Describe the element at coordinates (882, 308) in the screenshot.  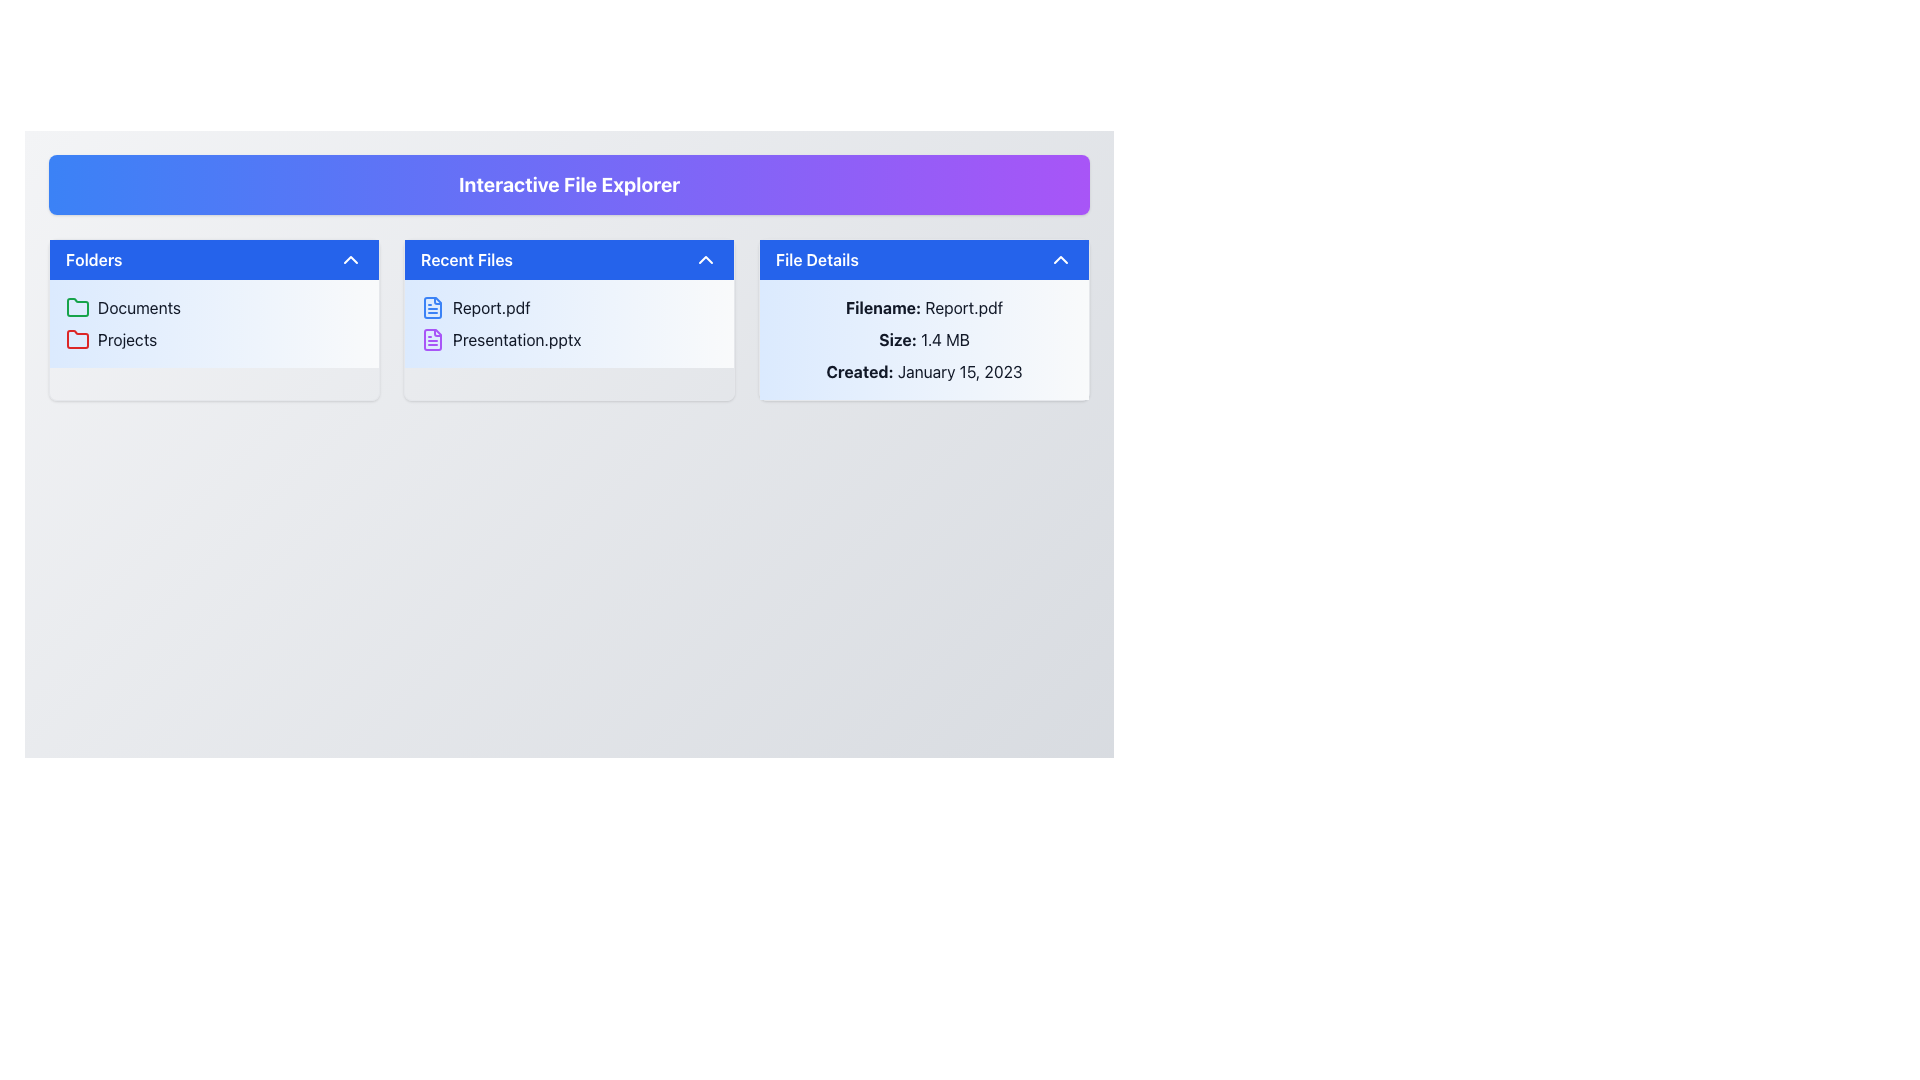
I see `the text label that identifies the file name 'Report.pdf' in the 'File Details' section` at that location.